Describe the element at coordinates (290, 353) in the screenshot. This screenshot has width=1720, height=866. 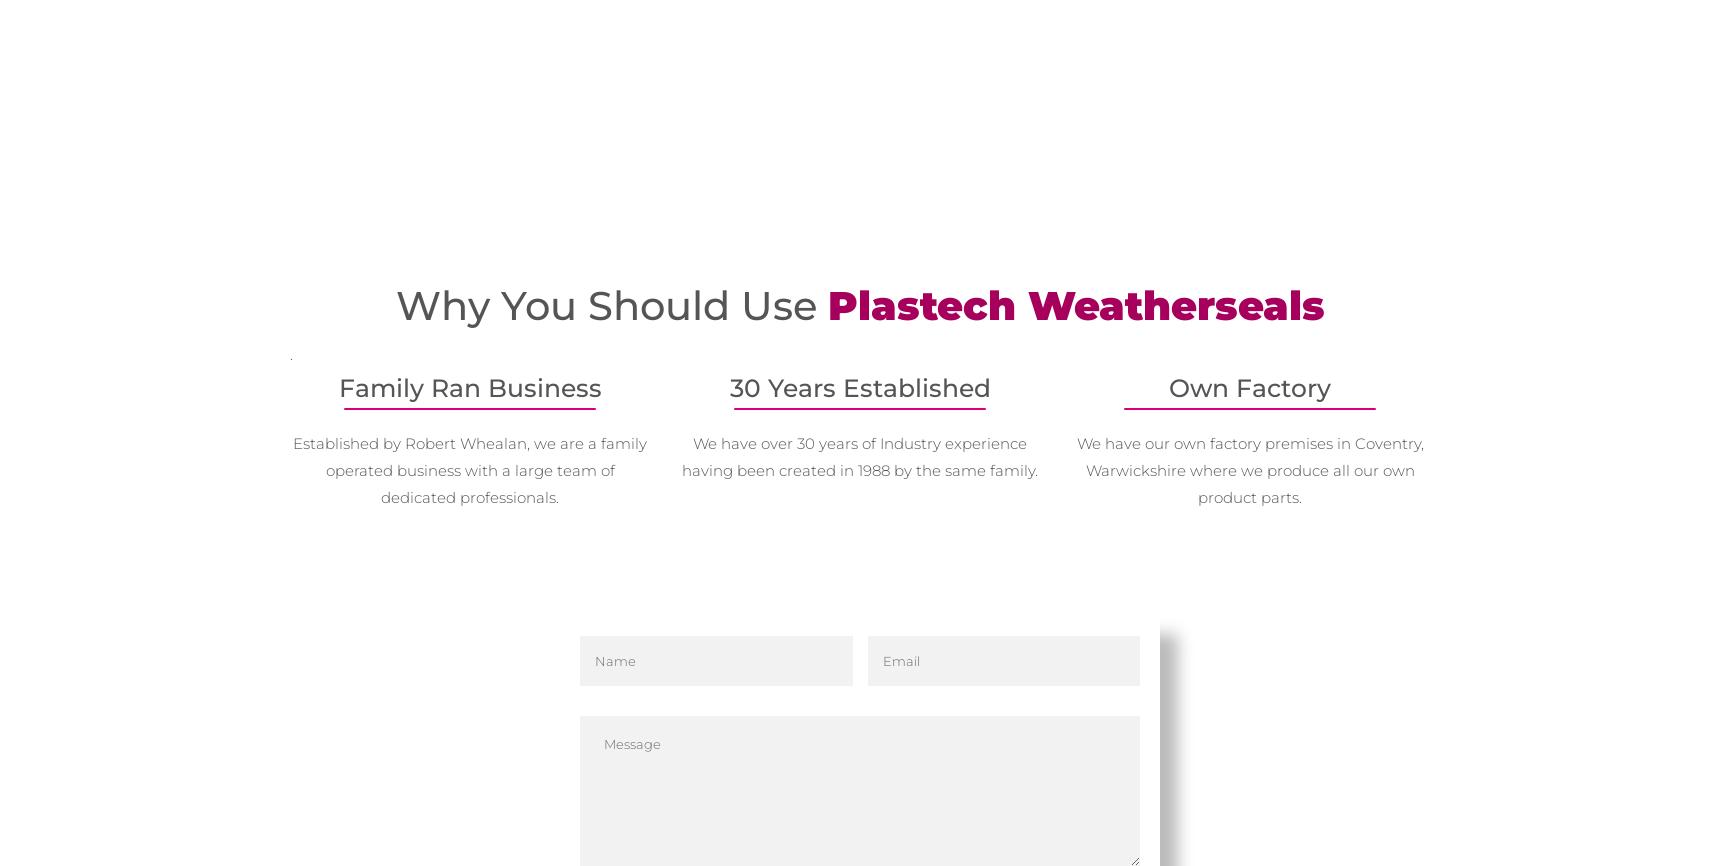
I see `'.'` at that location.